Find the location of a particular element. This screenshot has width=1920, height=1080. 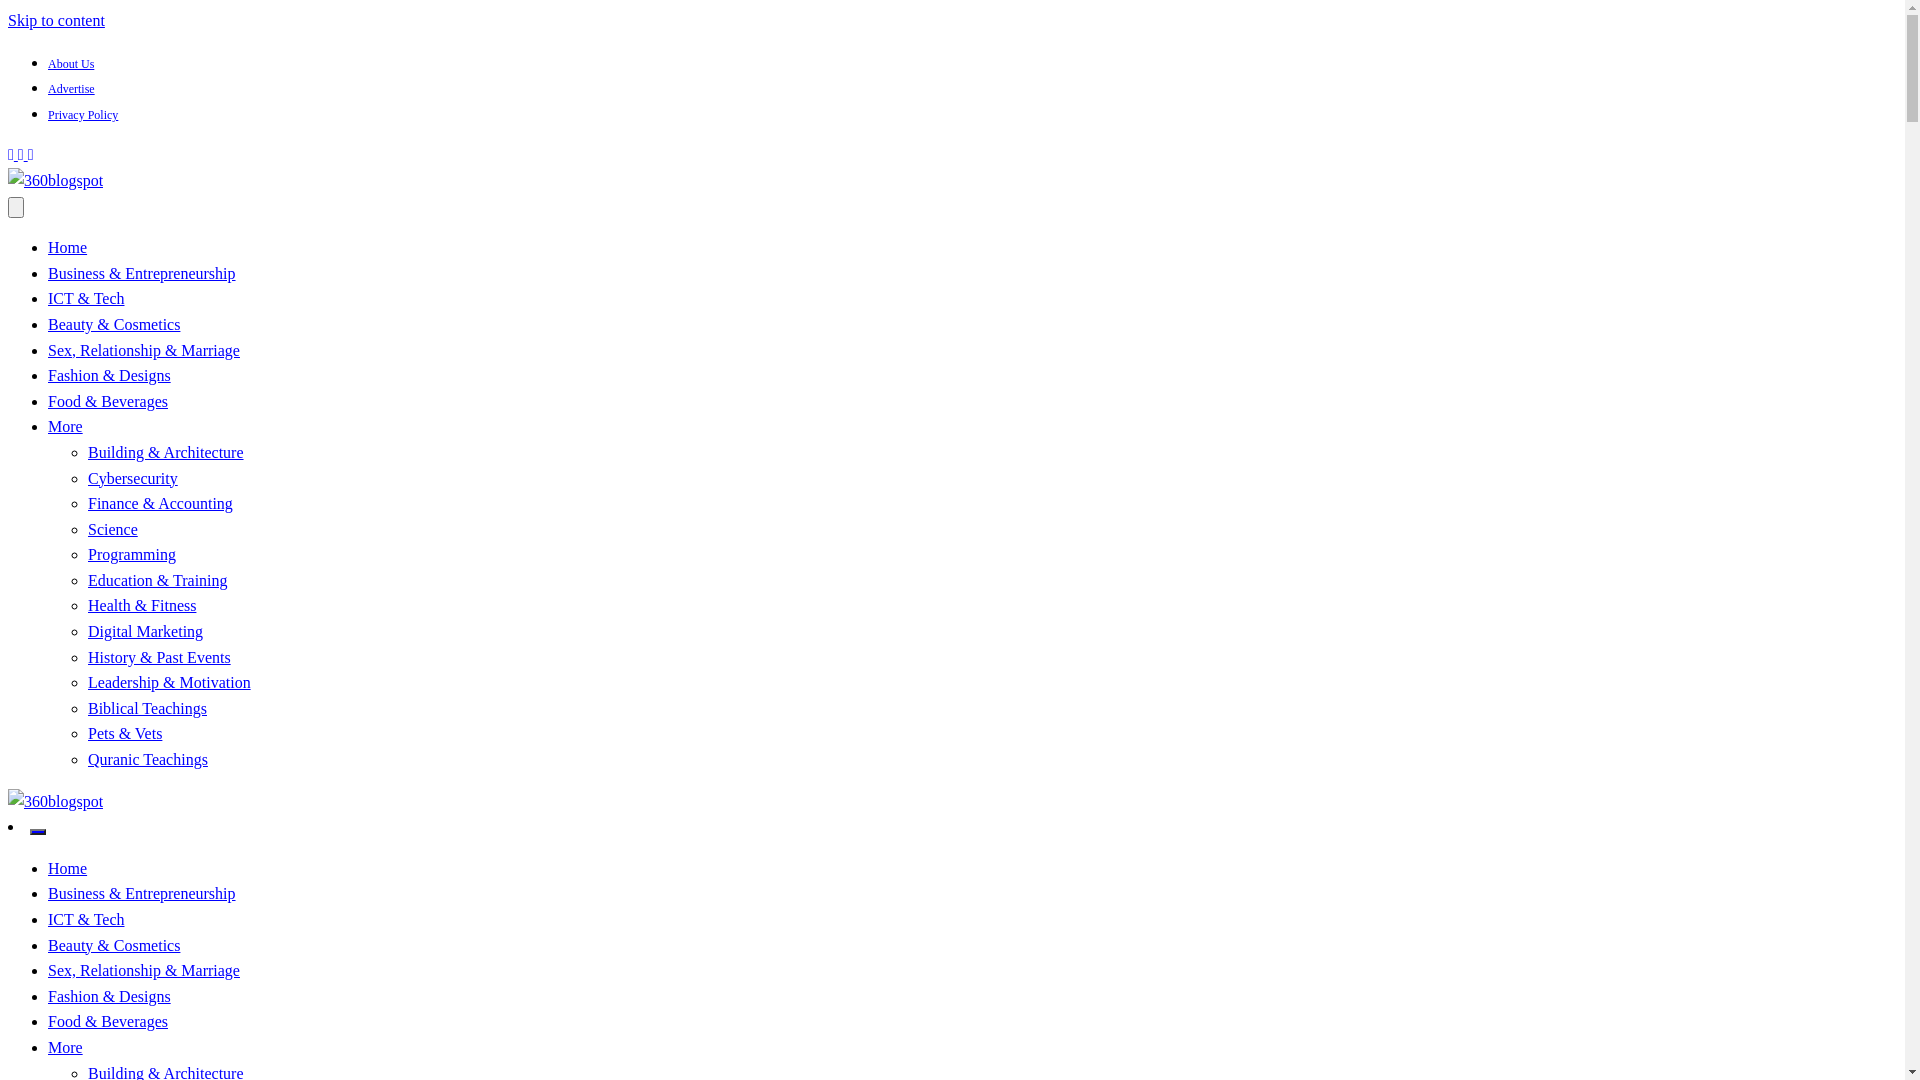

'Science' is located at coordinates (112, 528).